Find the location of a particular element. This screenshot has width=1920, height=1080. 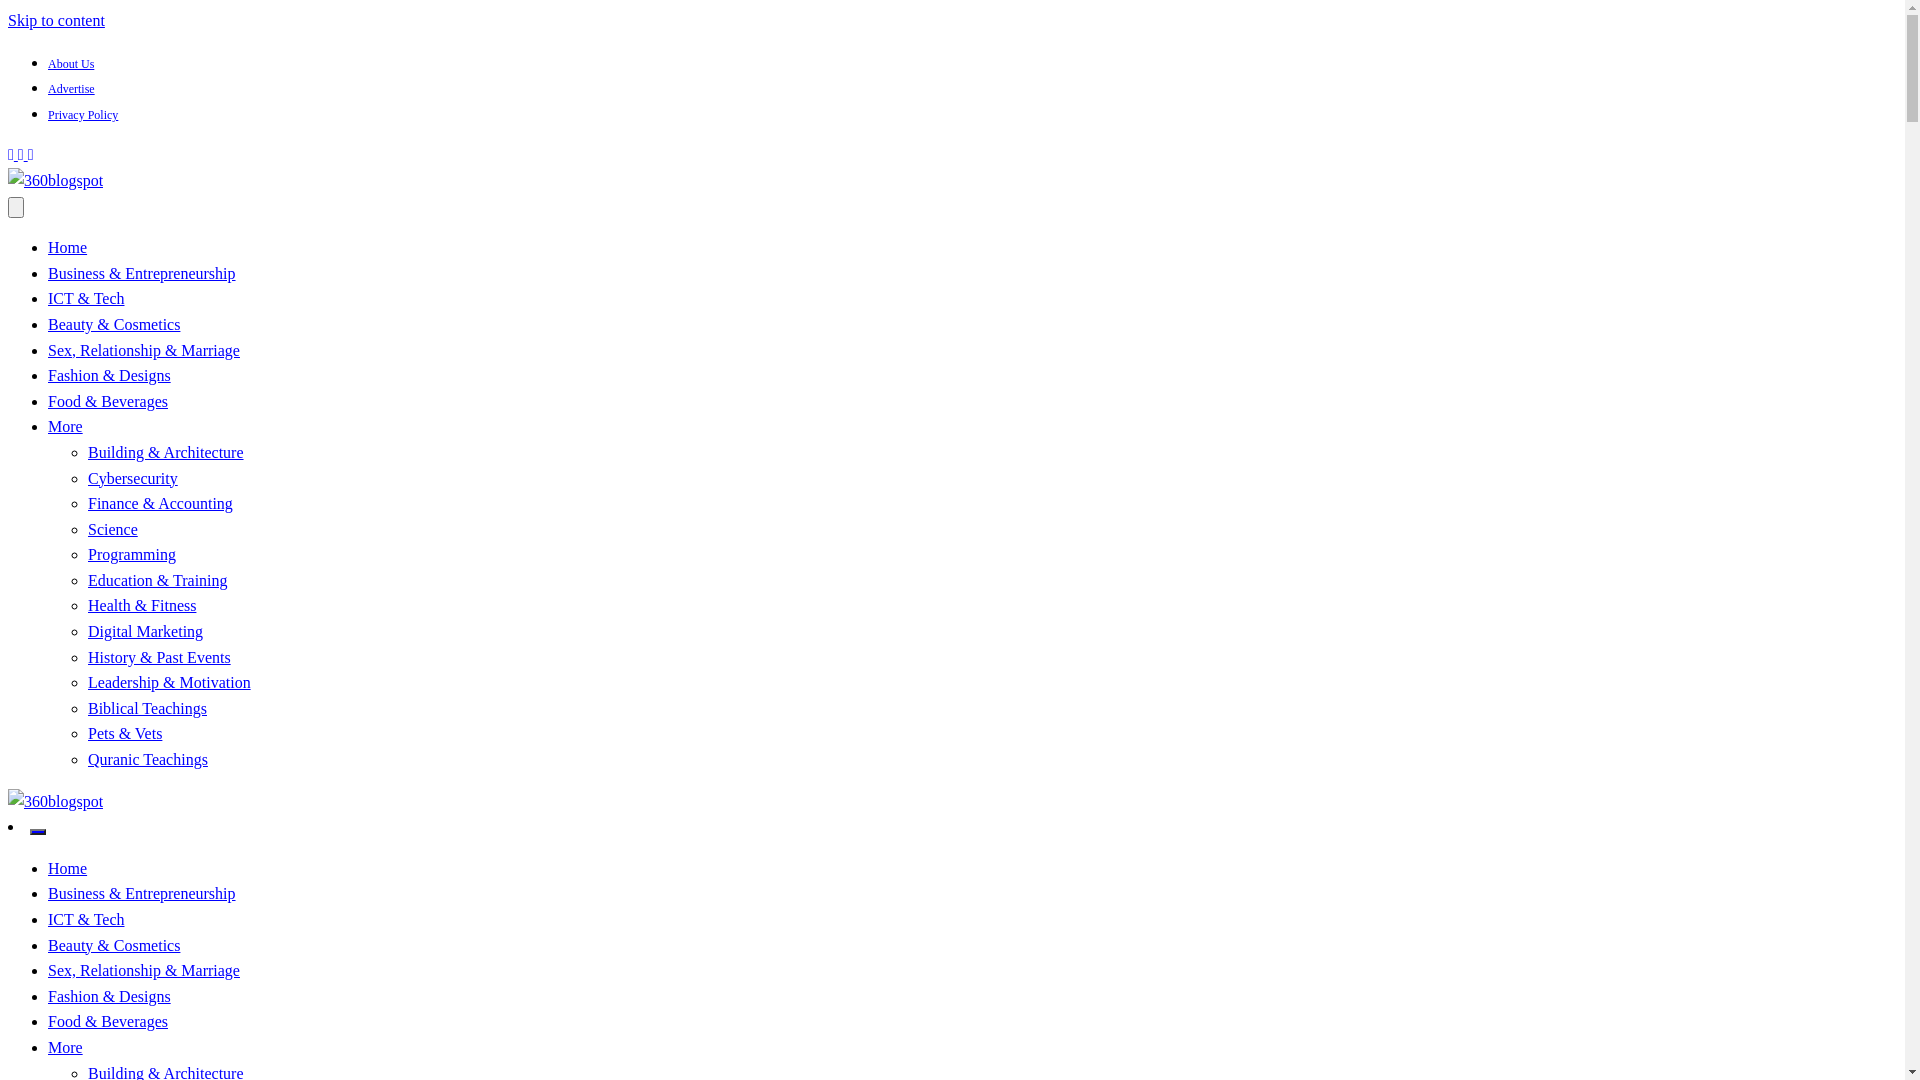

'Science' is located at coordinates (112, 528).